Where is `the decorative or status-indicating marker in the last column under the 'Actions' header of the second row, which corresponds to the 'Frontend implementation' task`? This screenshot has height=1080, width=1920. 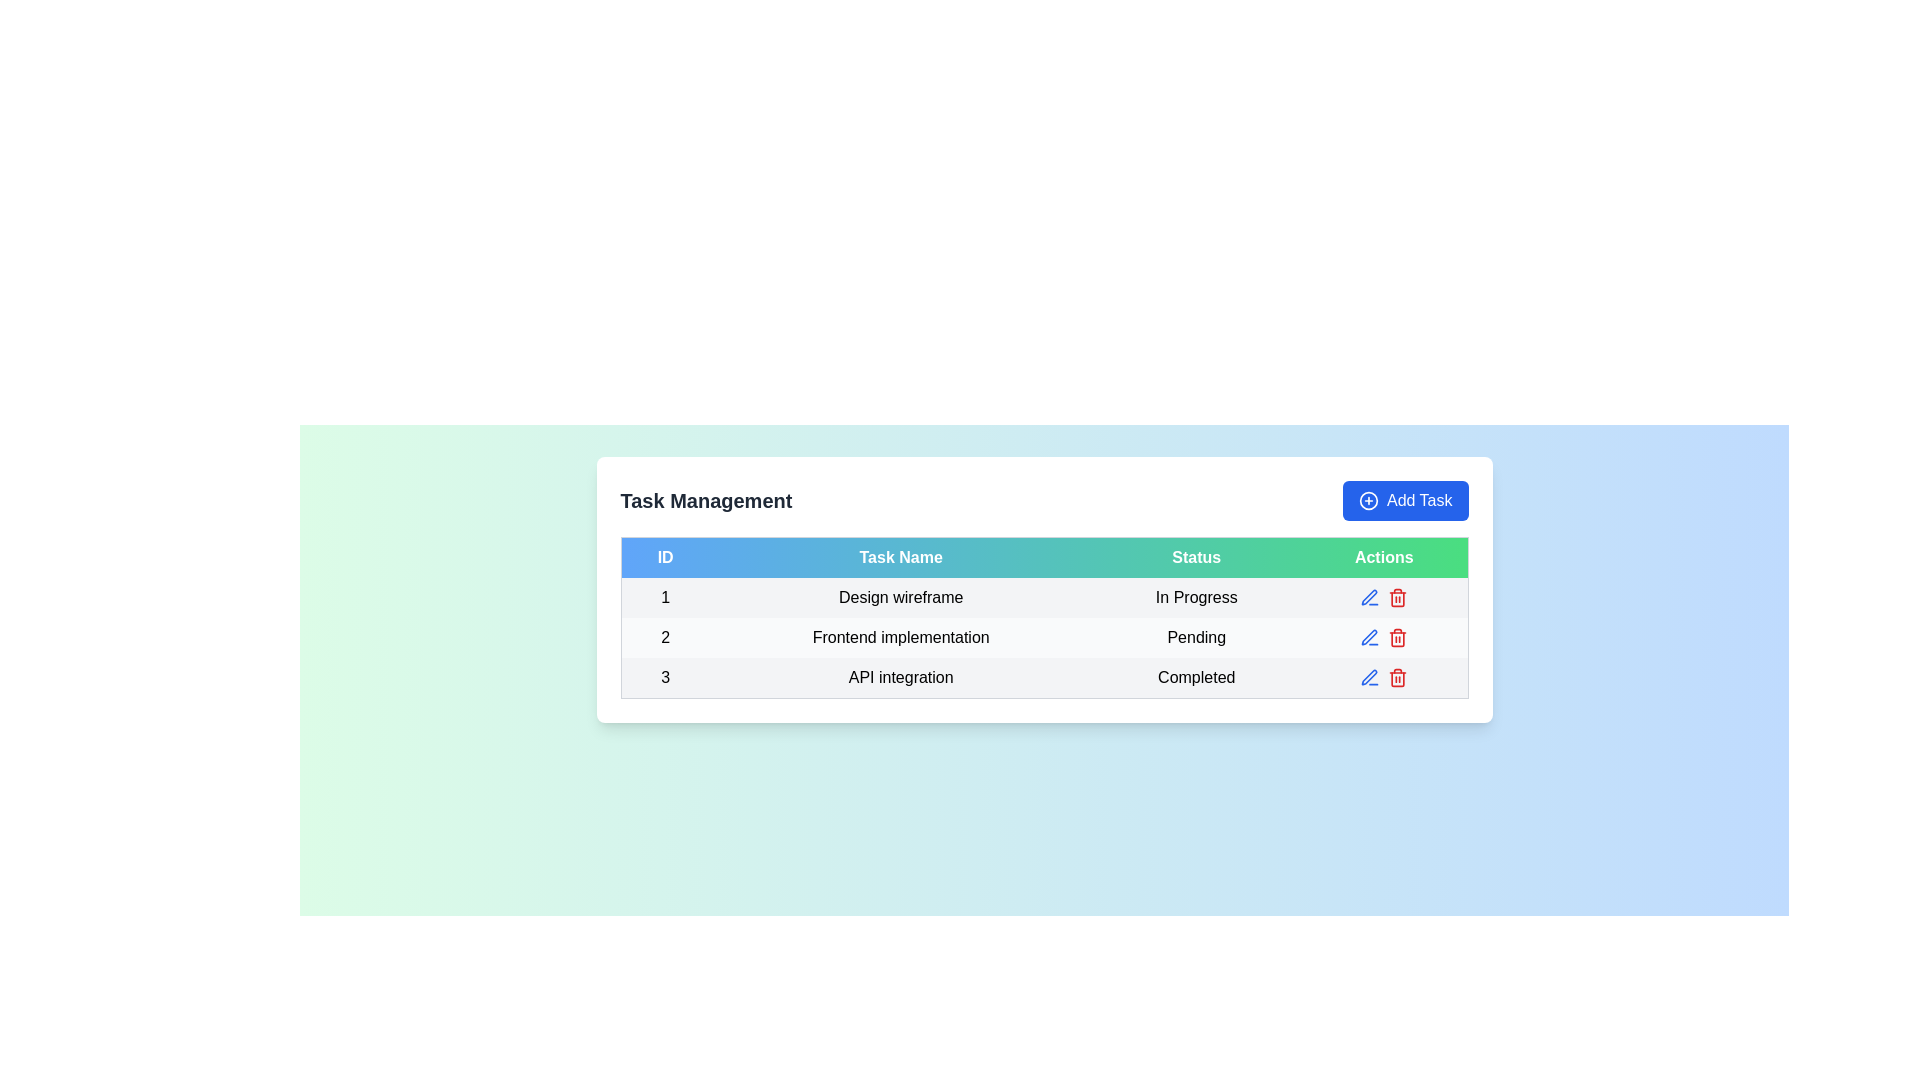 the decorative or status-indicating marker in the last column under the 'Actions' header of the second row, which corresponds to the 'Frontend implementation' task is located at coordinates (1383, 637).